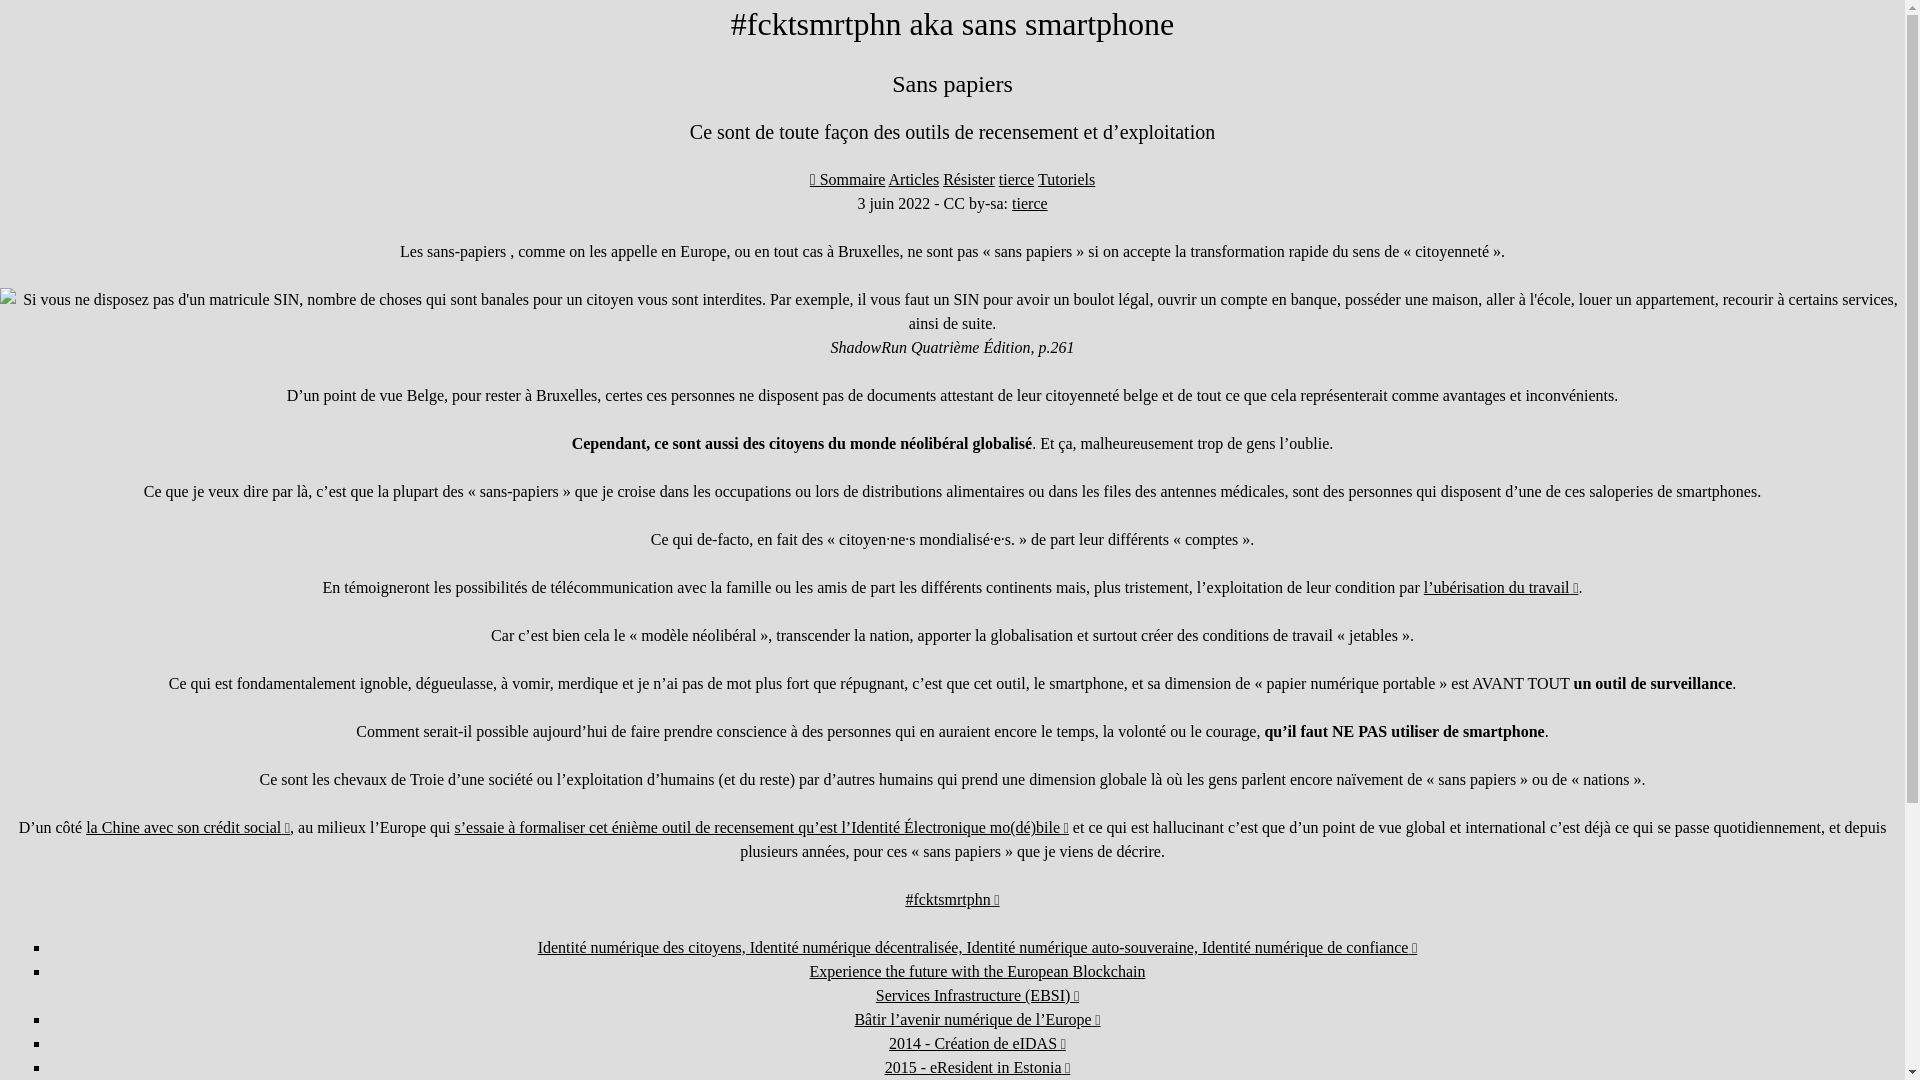  What do you see at coordinates (1037, 178) in the screenshot?
I see `'Tutoriels'` at bounding box center [1037, 178].